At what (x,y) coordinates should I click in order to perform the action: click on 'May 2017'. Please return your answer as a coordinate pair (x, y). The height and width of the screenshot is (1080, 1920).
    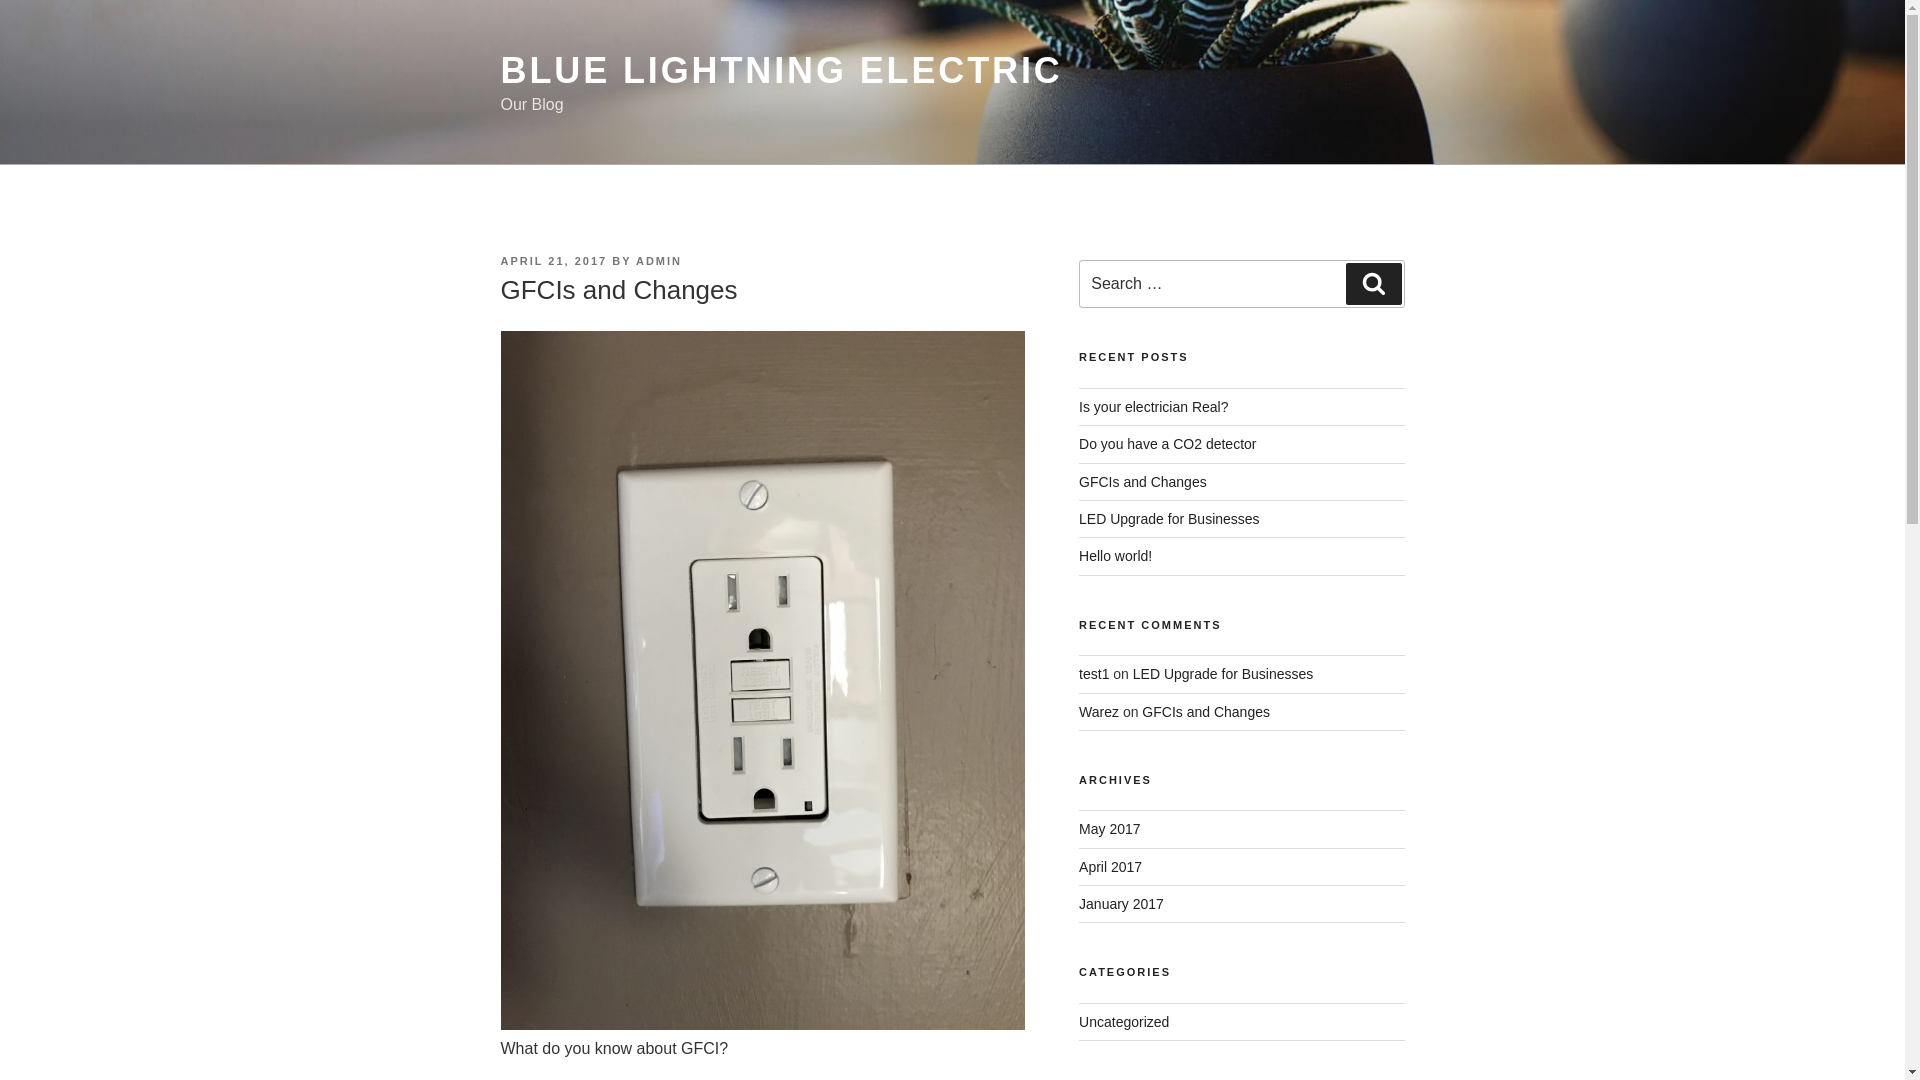
    Looking at the image, I should click on (1108, 829).